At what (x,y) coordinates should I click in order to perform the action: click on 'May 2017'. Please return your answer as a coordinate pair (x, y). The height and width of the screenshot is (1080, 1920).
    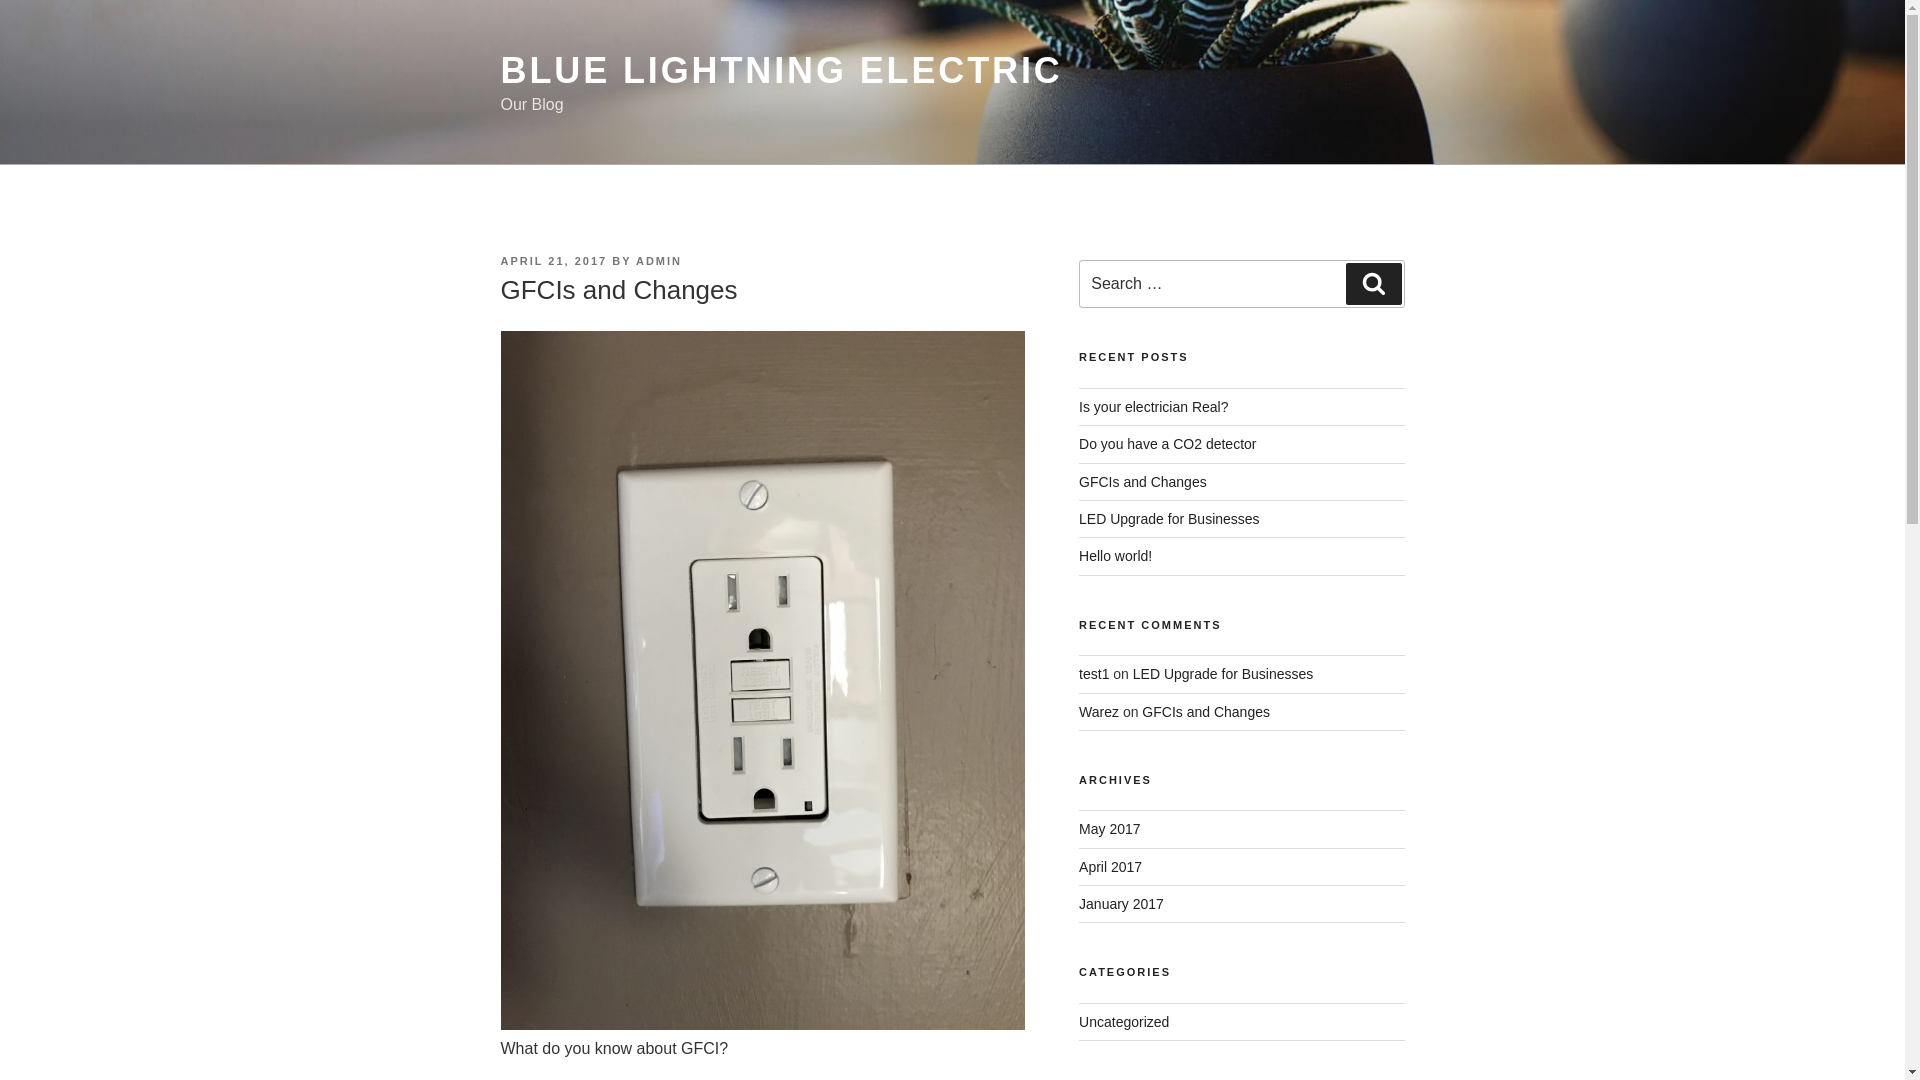
    Looking at the image, I should click on (1108, 829).